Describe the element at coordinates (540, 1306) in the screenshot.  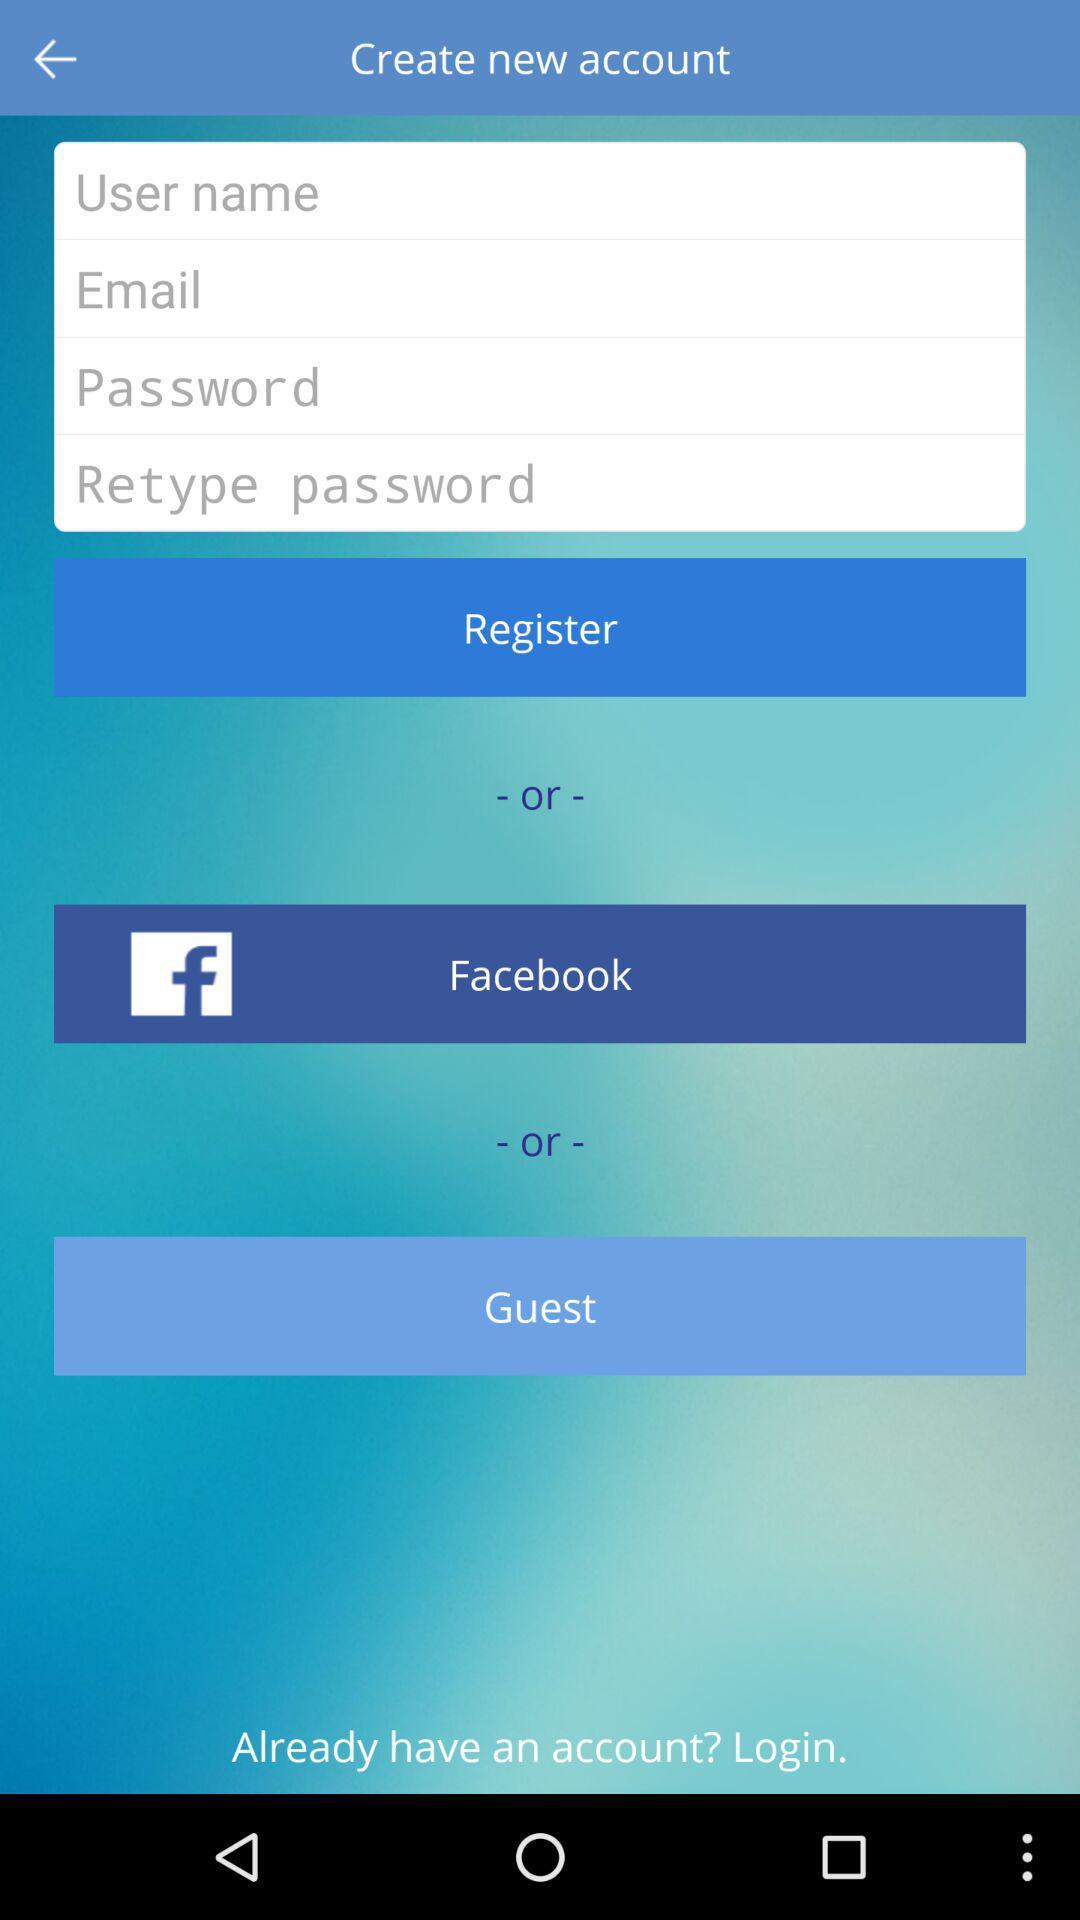
I see `icon above already have an` at that location.